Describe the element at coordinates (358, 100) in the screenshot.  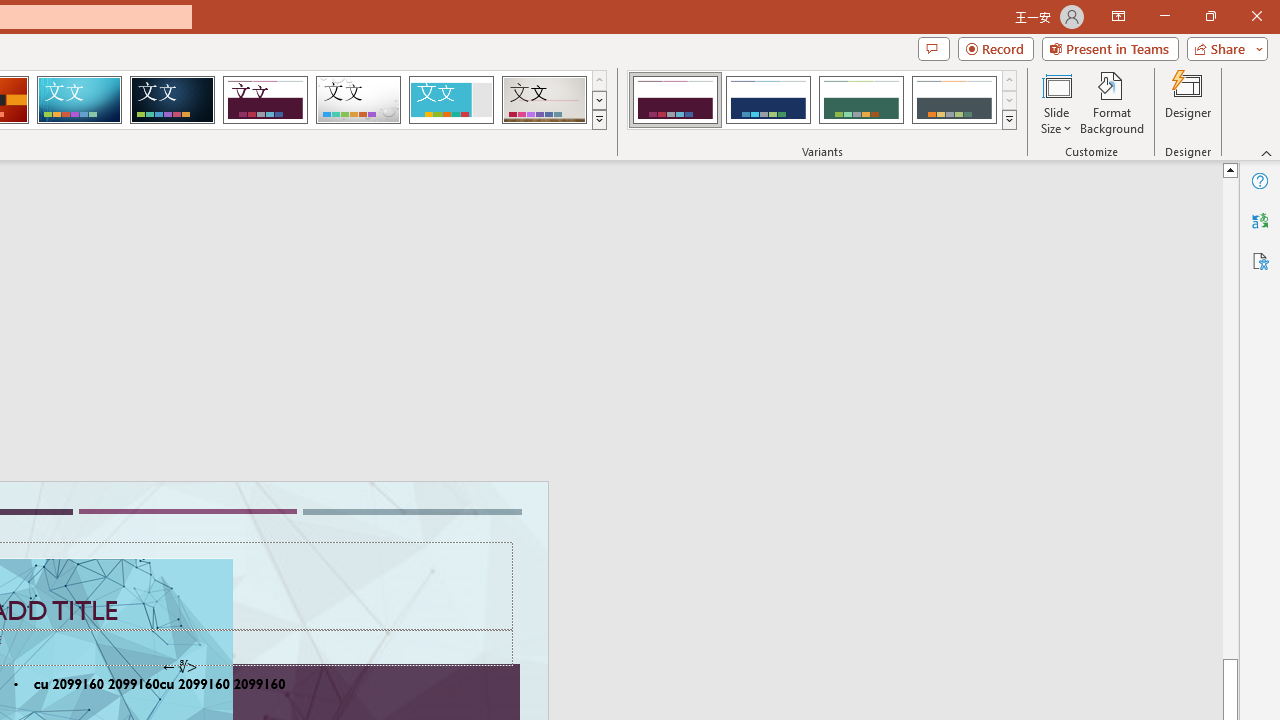
I see `'Droplet'` at that location.